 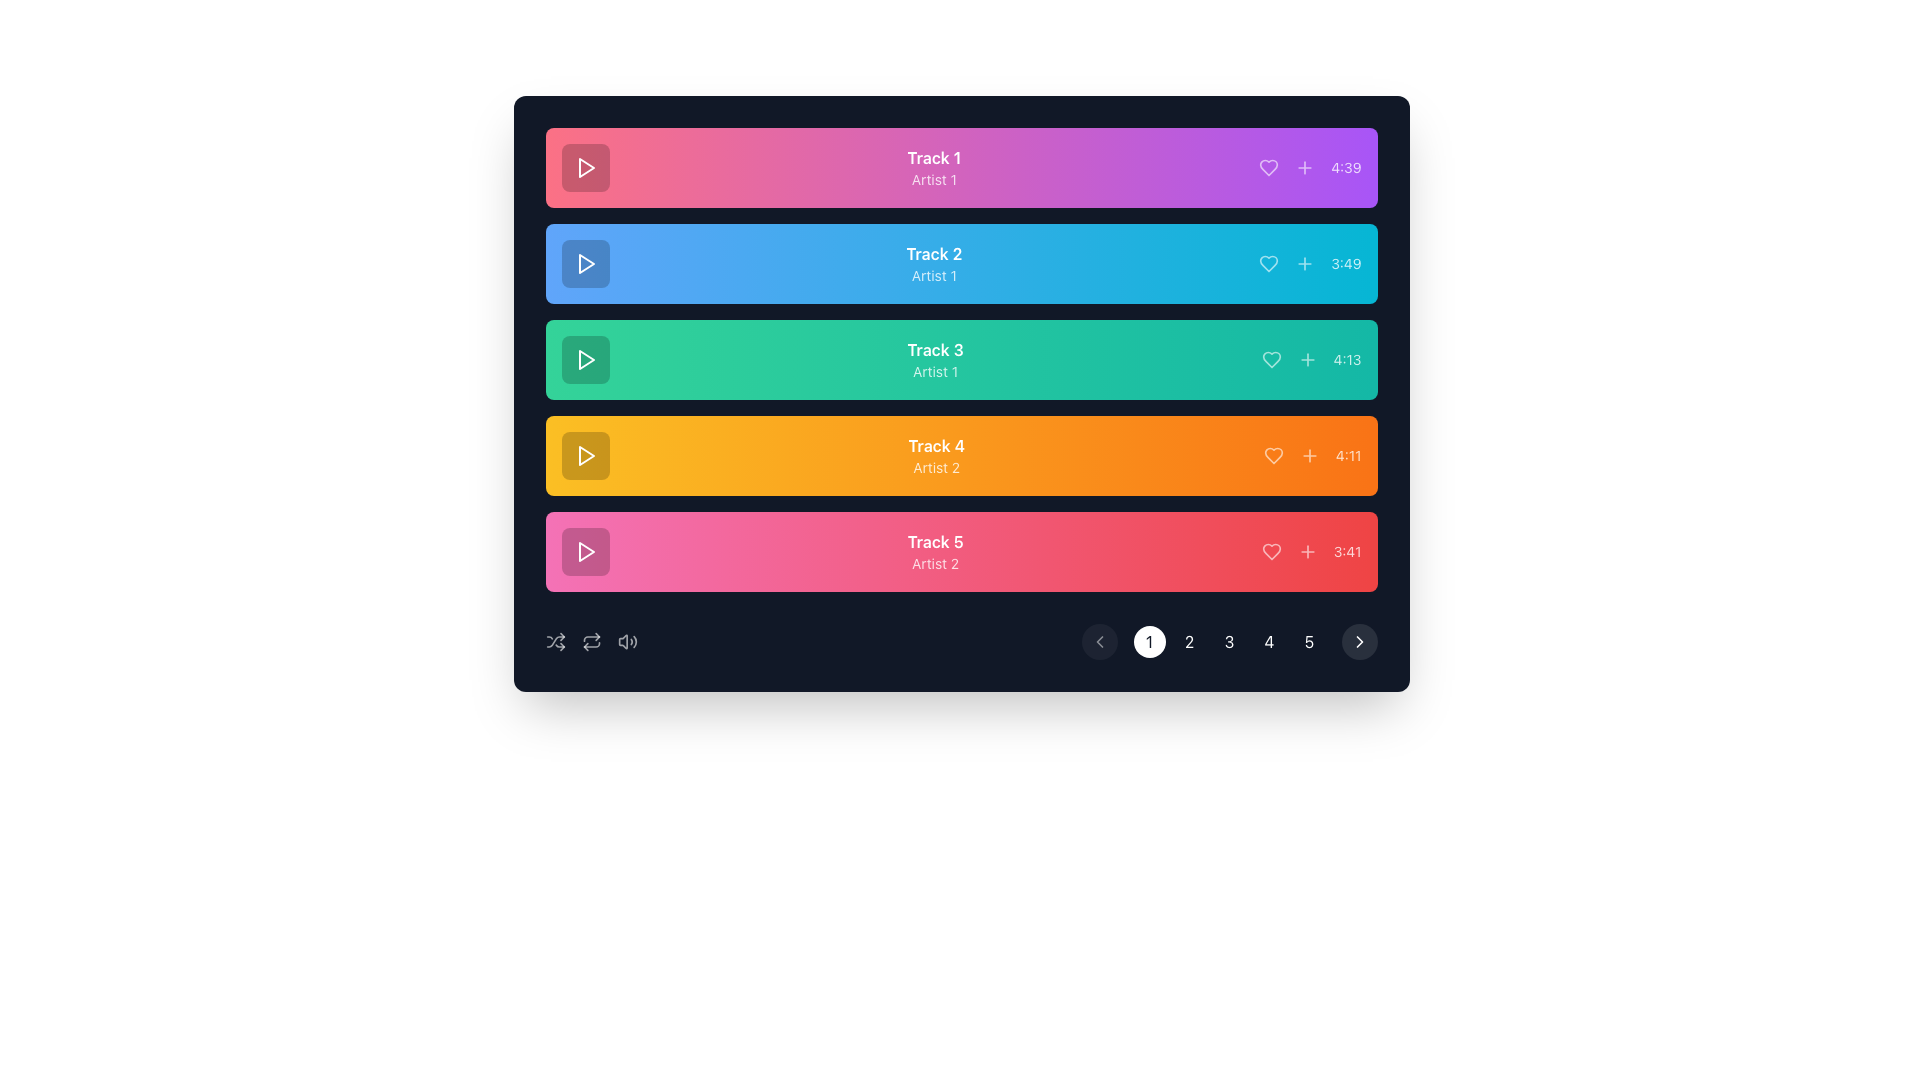 What do you see at coordinates (584, 455) in the screenshot?
I see `the play button located within the fourth track's section, which is centralized within the yellow bar representing 'Track 4' of 'Artist 2'` at bounding box center [584, 455].